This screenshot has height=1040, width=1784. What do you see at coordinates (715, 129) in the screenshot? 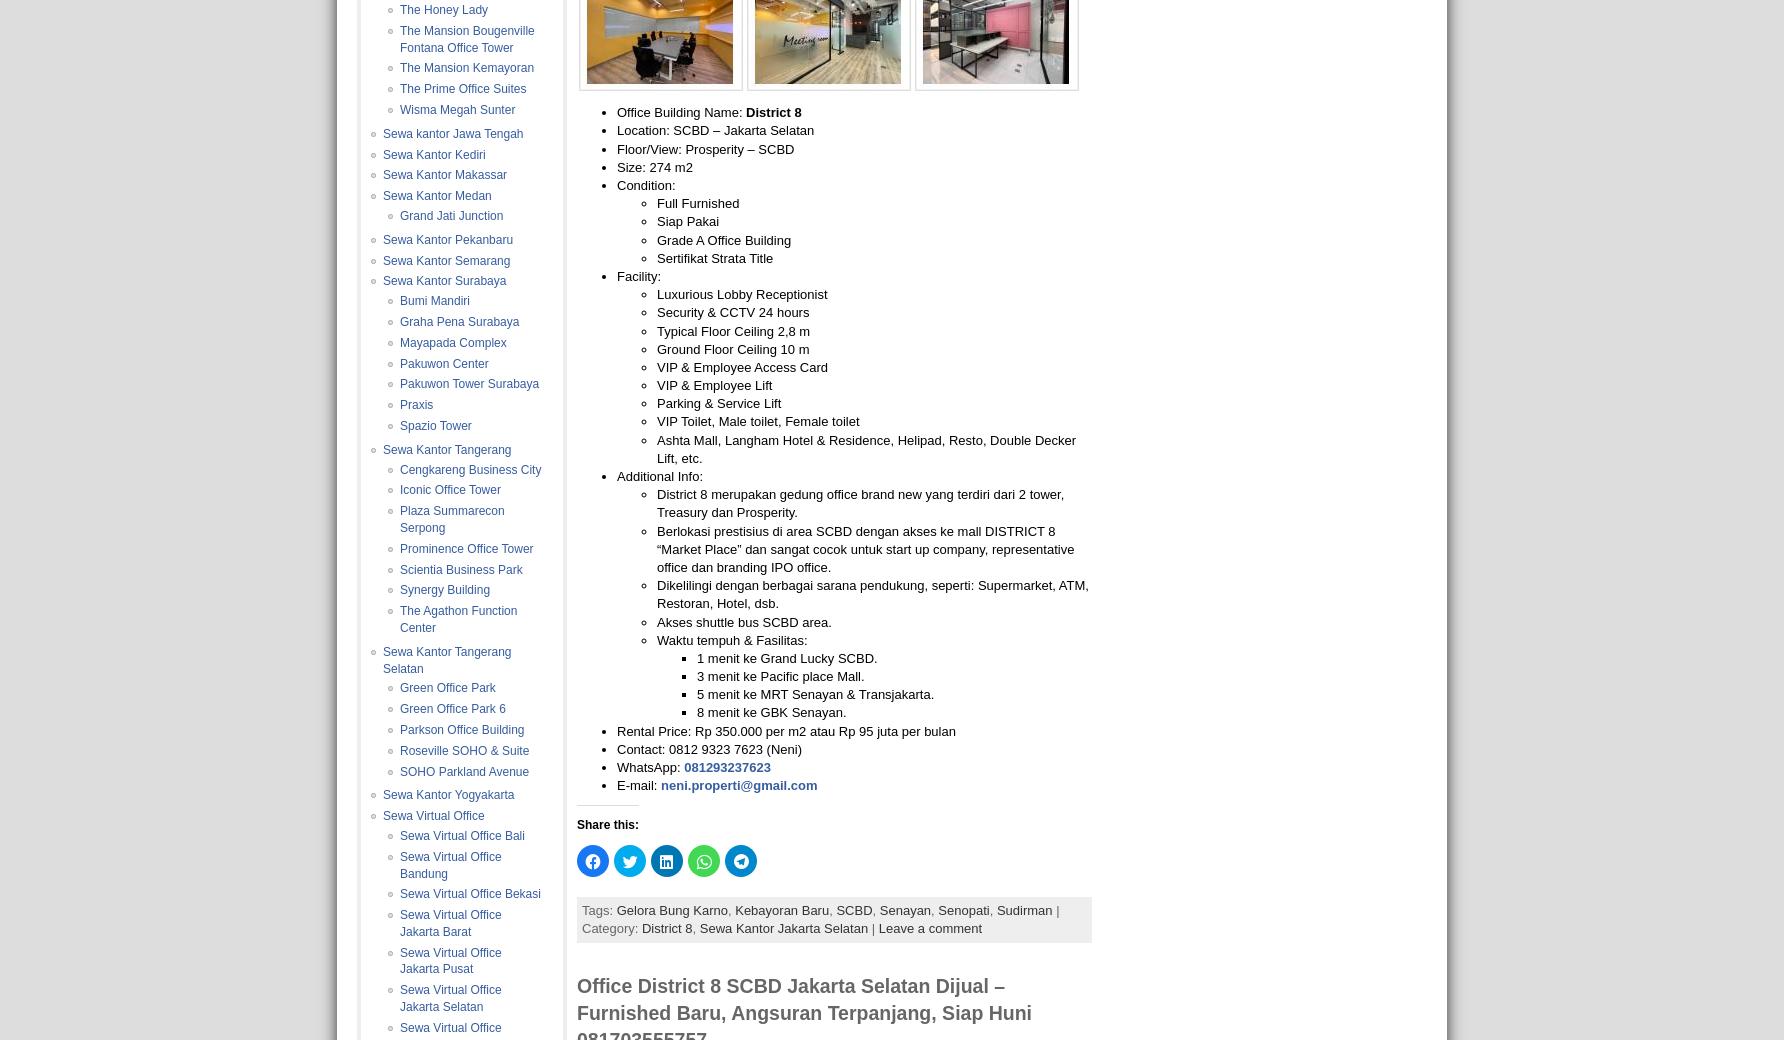
I see `'Location: SCBD – Jakarta Selatan'` at bounding box center [715, 129].